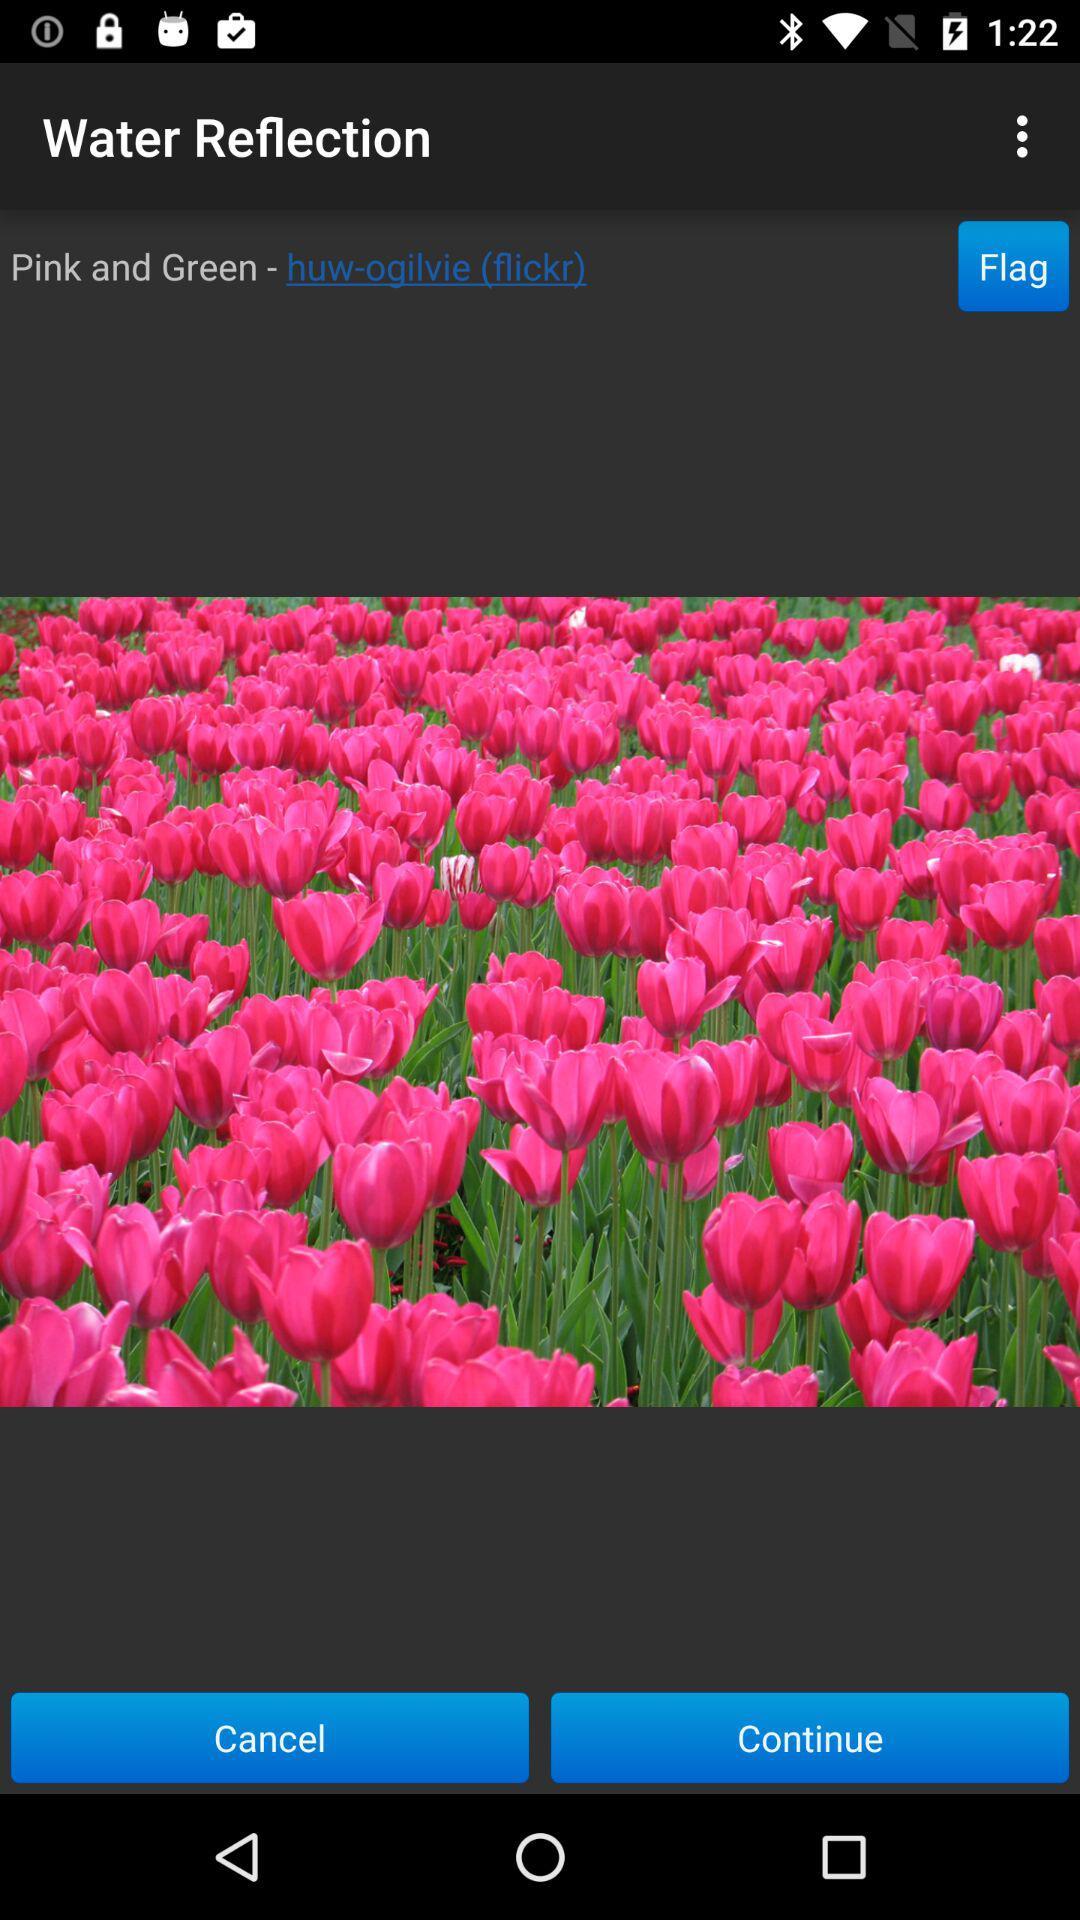 The height and width of the screenshot is (1920, 1080). Describe the element at coordinates (270, 1736) in the screenshot. I see `the icon next to continue` at that location.